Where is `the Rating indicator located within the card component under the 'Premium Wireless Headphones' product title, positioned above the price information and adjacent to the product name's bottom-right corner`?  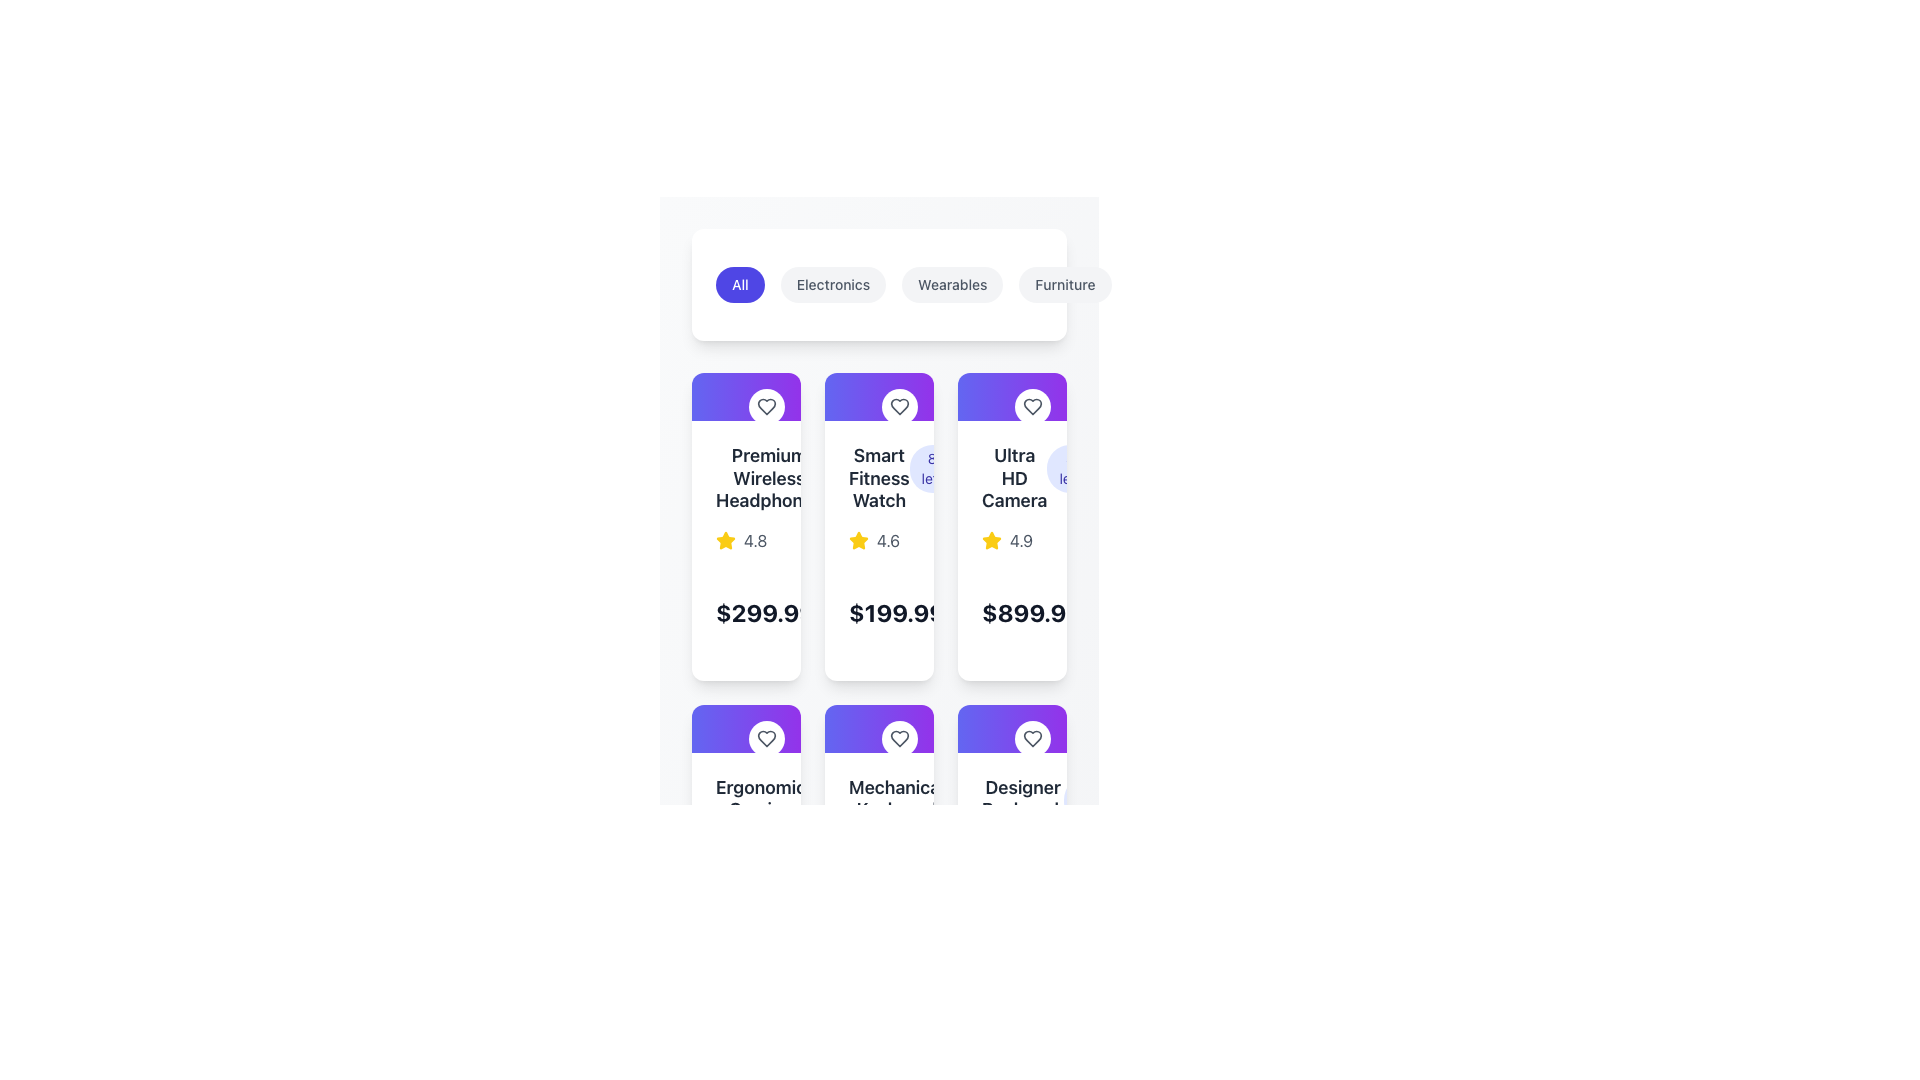 the Rating indicator located within the card component under the 'Premium Wireless Headphones' product title, positioned above the price information and adjacent to the product name's bottom-right corner is located at coordinates (745, 540).